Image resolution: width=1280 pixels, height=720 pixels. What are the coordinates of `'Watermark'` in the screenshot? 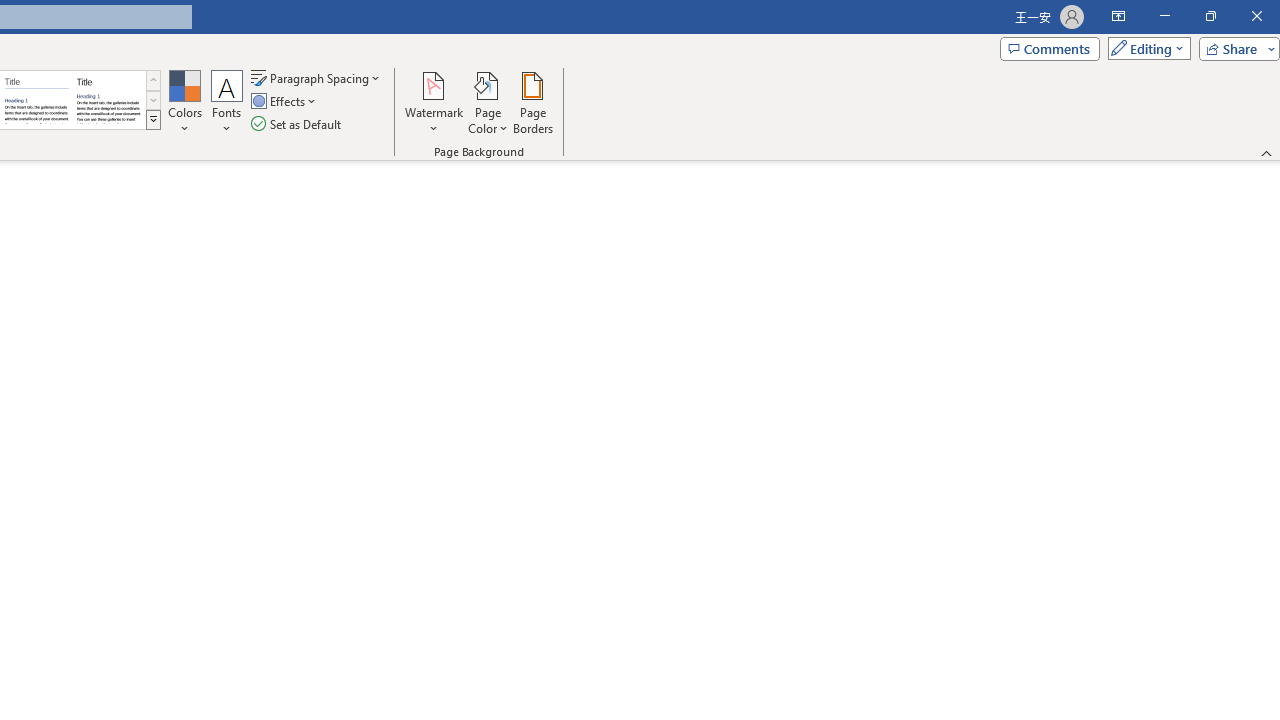 It's located at (433, 103).